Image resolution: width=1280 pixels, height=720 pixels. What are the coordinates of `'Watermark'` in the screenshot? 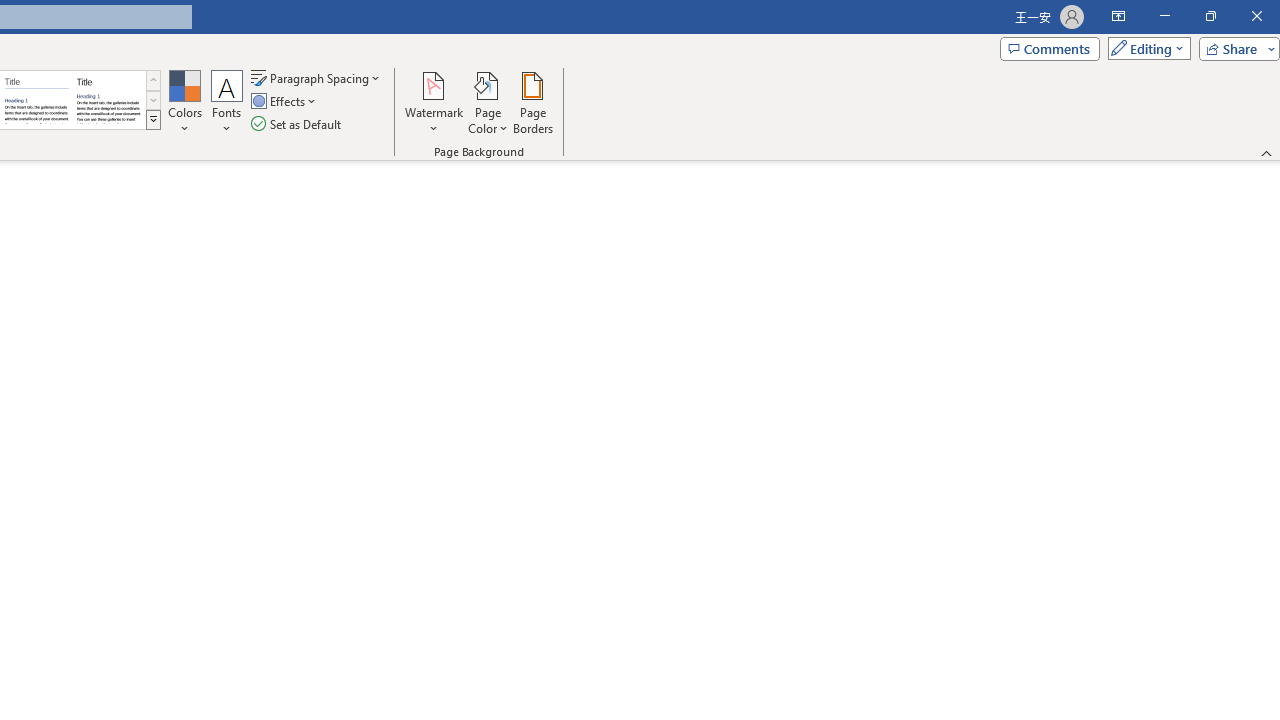 It's located at (433, 103).